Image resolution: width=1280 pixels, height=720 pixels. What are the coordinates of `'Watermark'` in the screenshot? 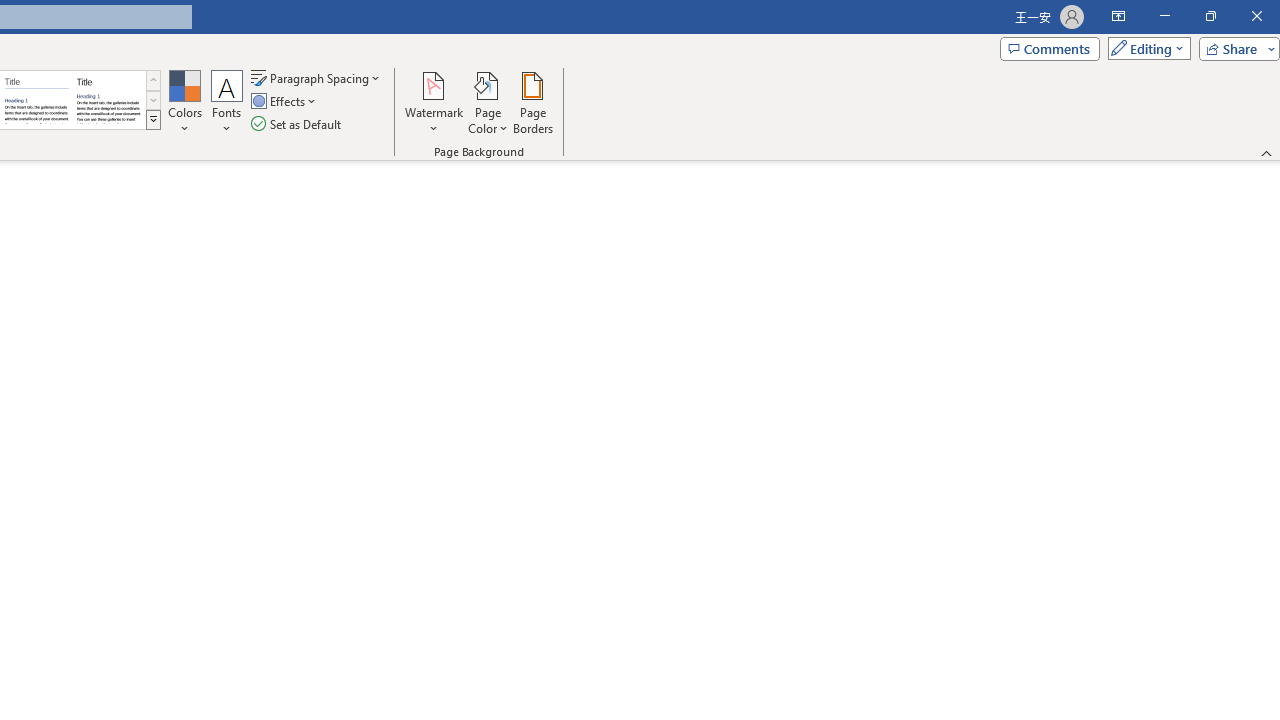 It's located at (433, 103).